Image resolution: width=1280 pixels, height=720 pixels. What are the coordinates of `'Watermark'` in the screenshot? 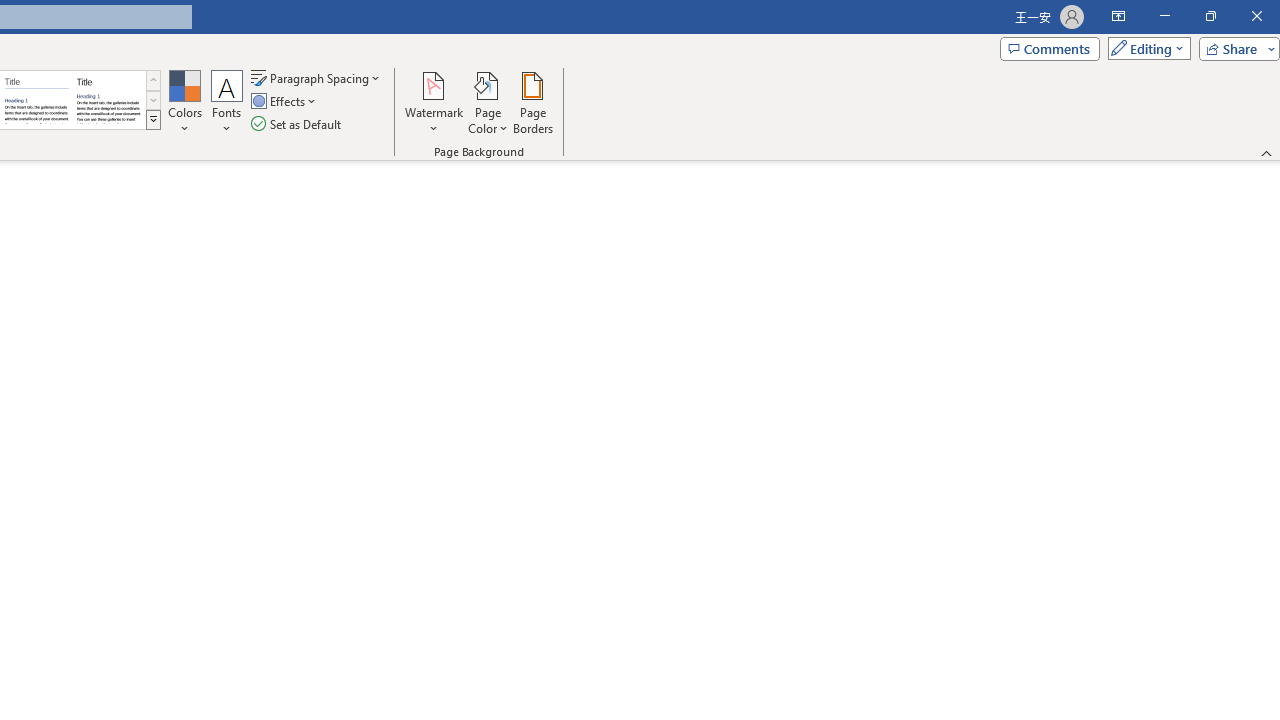 It's located at (433, 103).